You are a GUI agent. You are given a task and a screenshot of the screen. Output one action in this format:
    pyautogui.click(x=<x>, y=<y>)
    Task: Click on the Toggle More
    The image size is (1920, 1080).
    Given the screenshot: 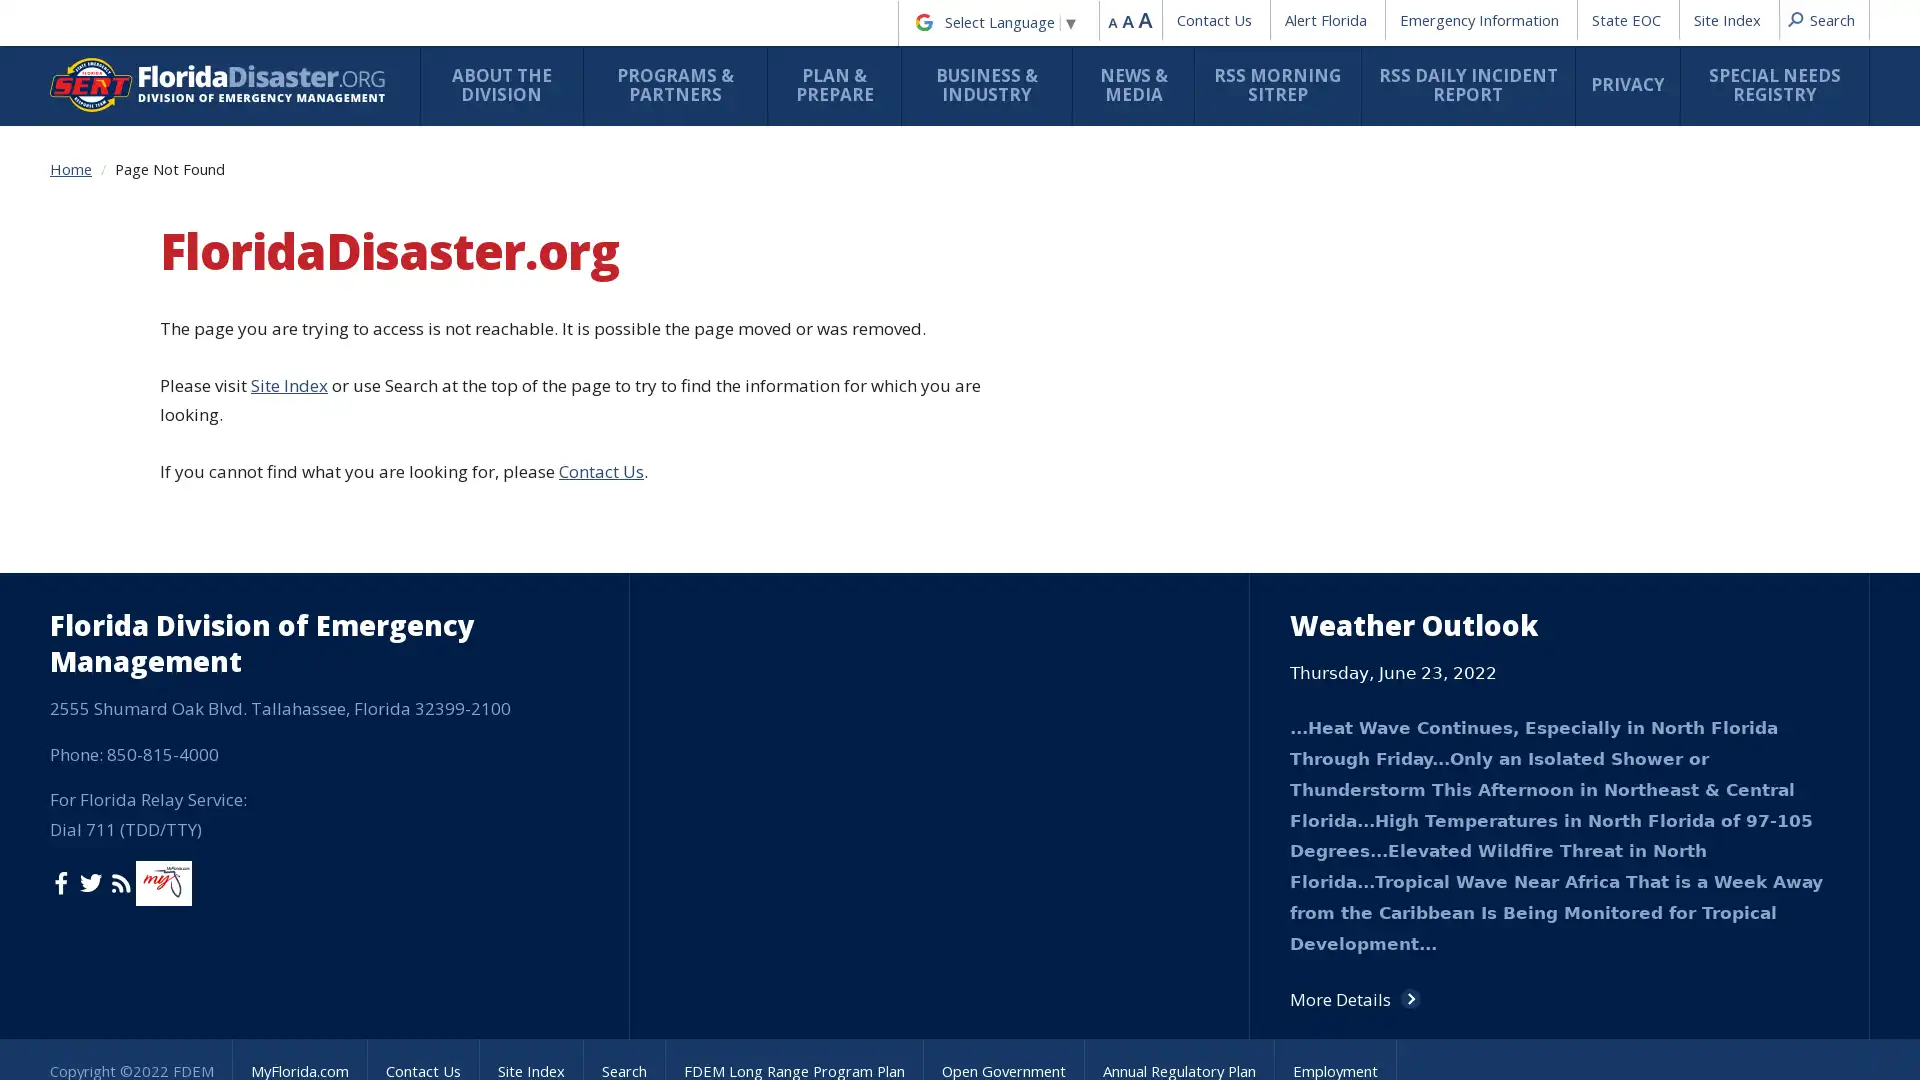 What is the action you would take?
    pyautogui.click(x=600, y=311)
    